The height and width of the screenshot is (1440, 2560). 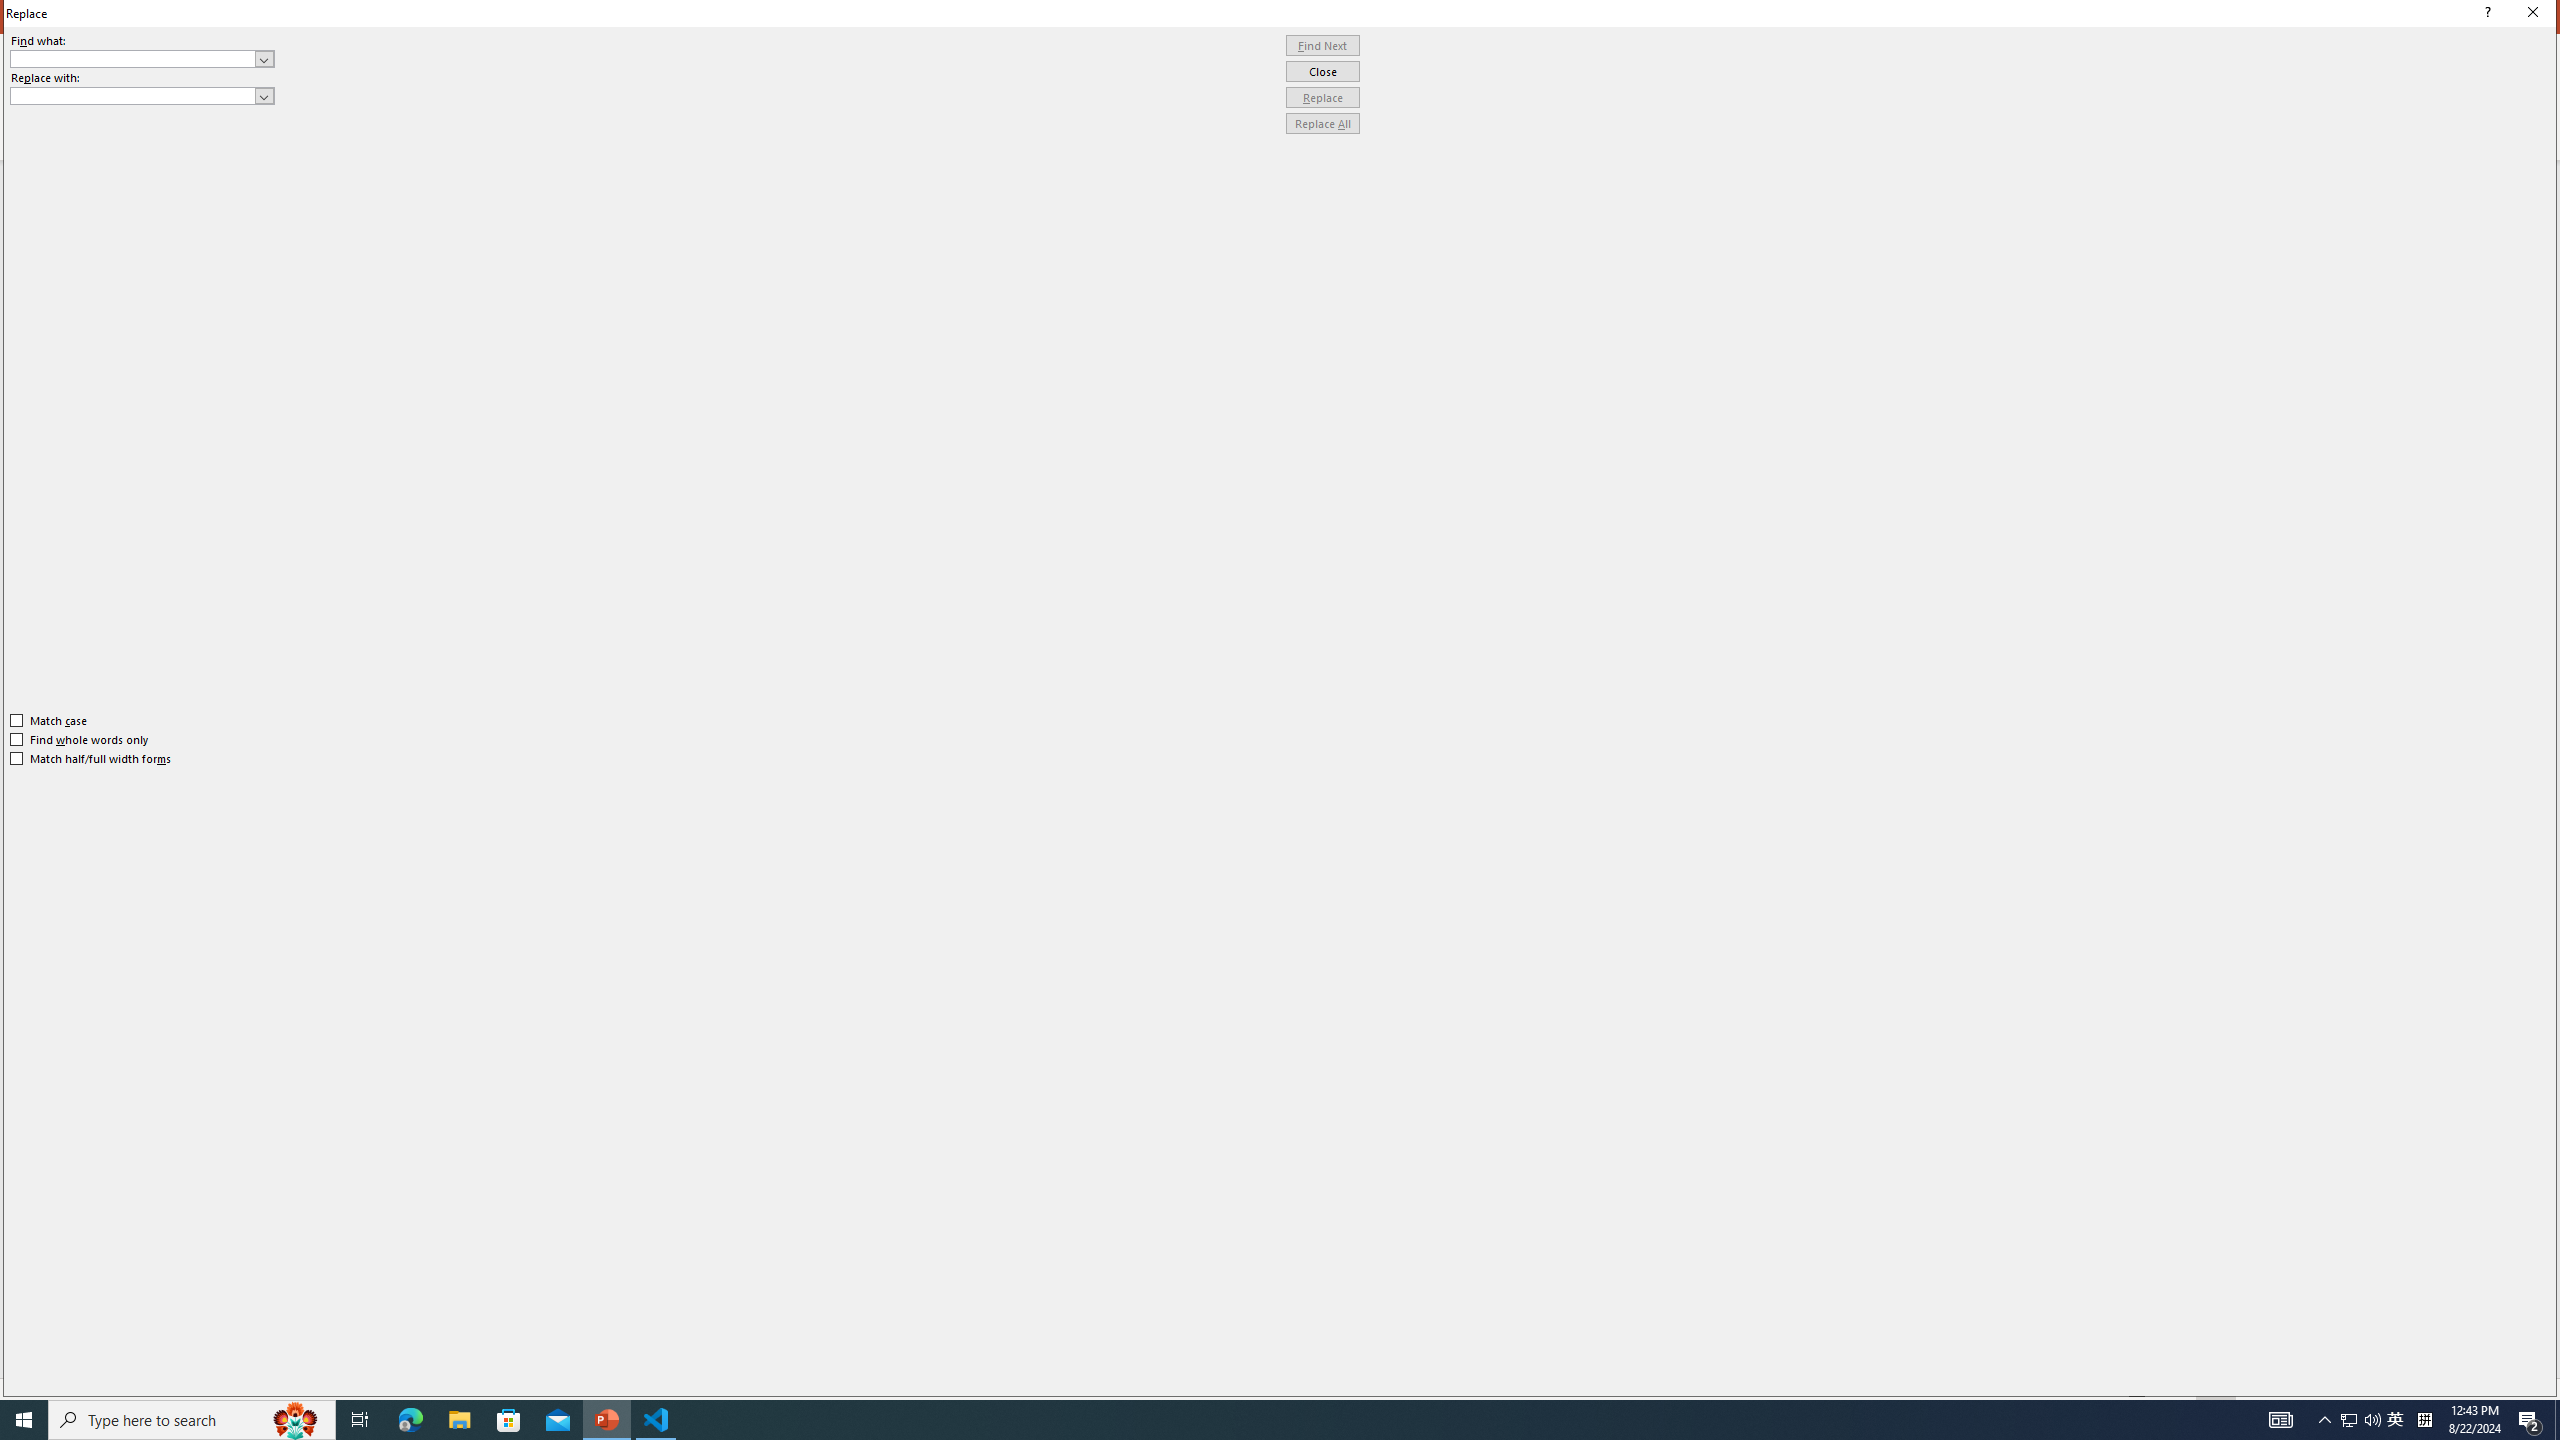 What do you see at coordinates (1322, 96) in the screenshot?
I see `'Replace'` at bounding box center [1322, 96].